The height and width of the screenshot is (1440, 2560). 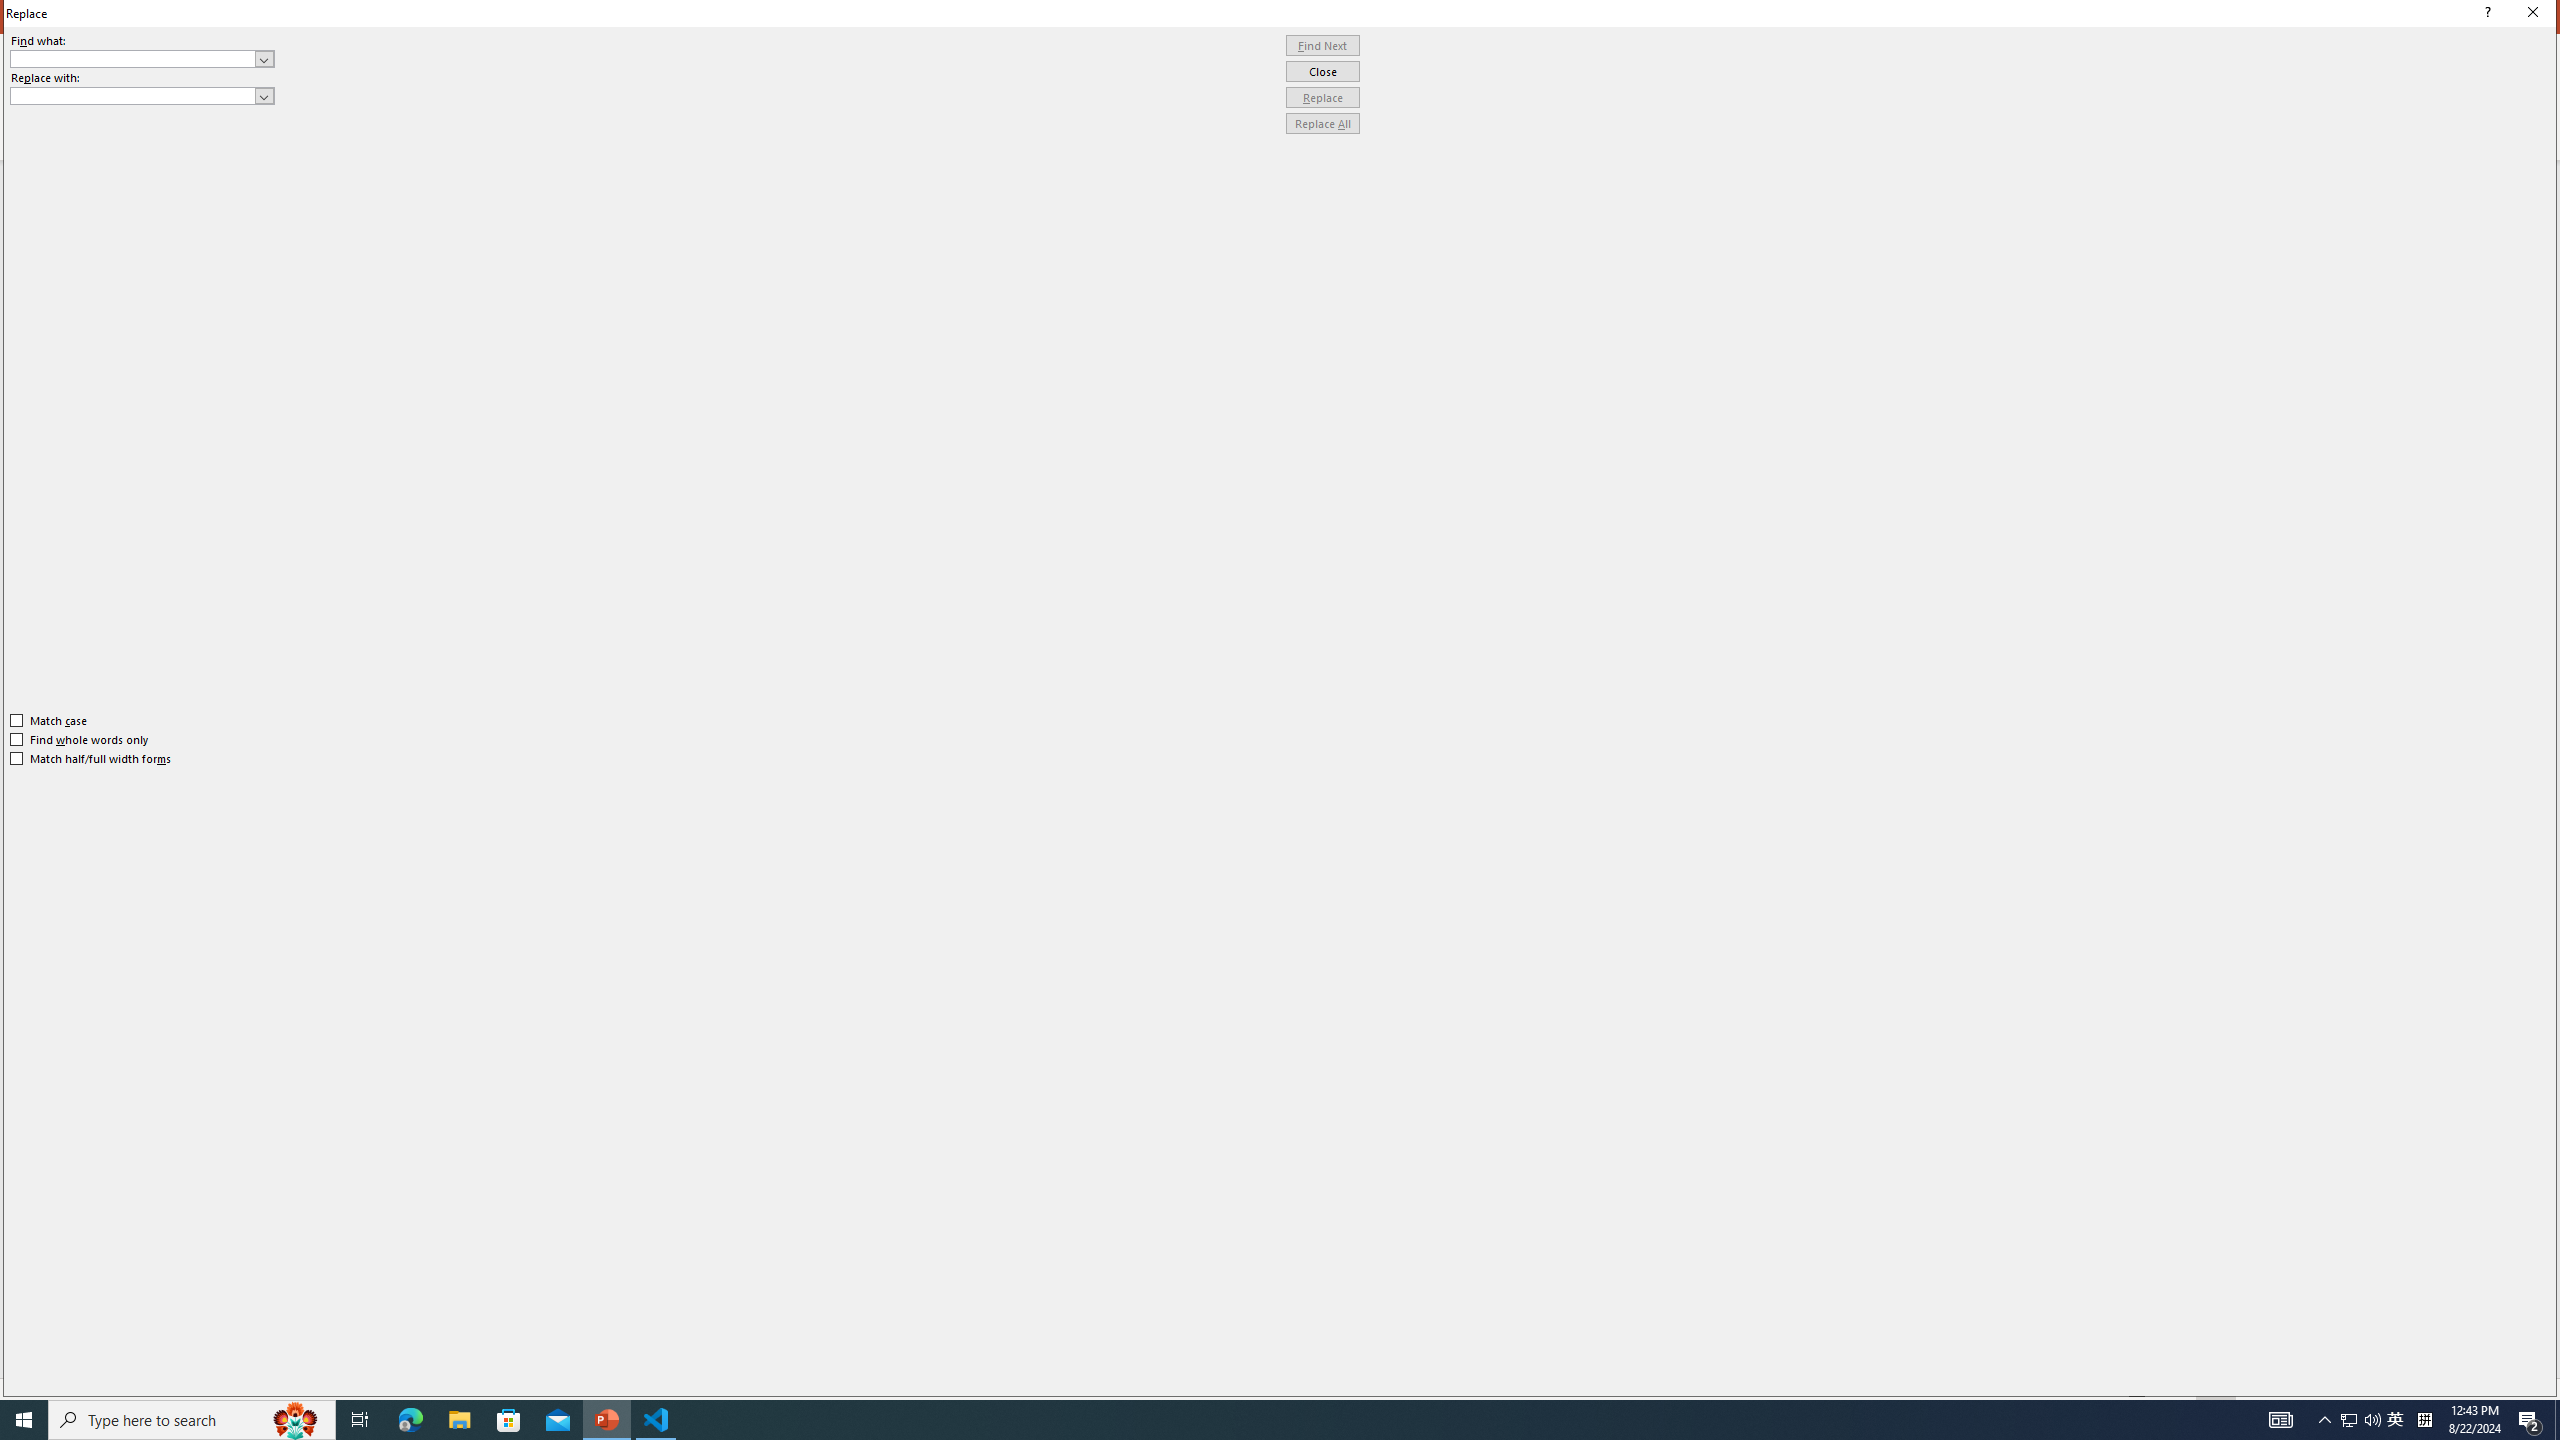 What do you see at coordinates (1322, 96) in the screenshot?
I see `'Replace'` at bounding box center [1322, 96].